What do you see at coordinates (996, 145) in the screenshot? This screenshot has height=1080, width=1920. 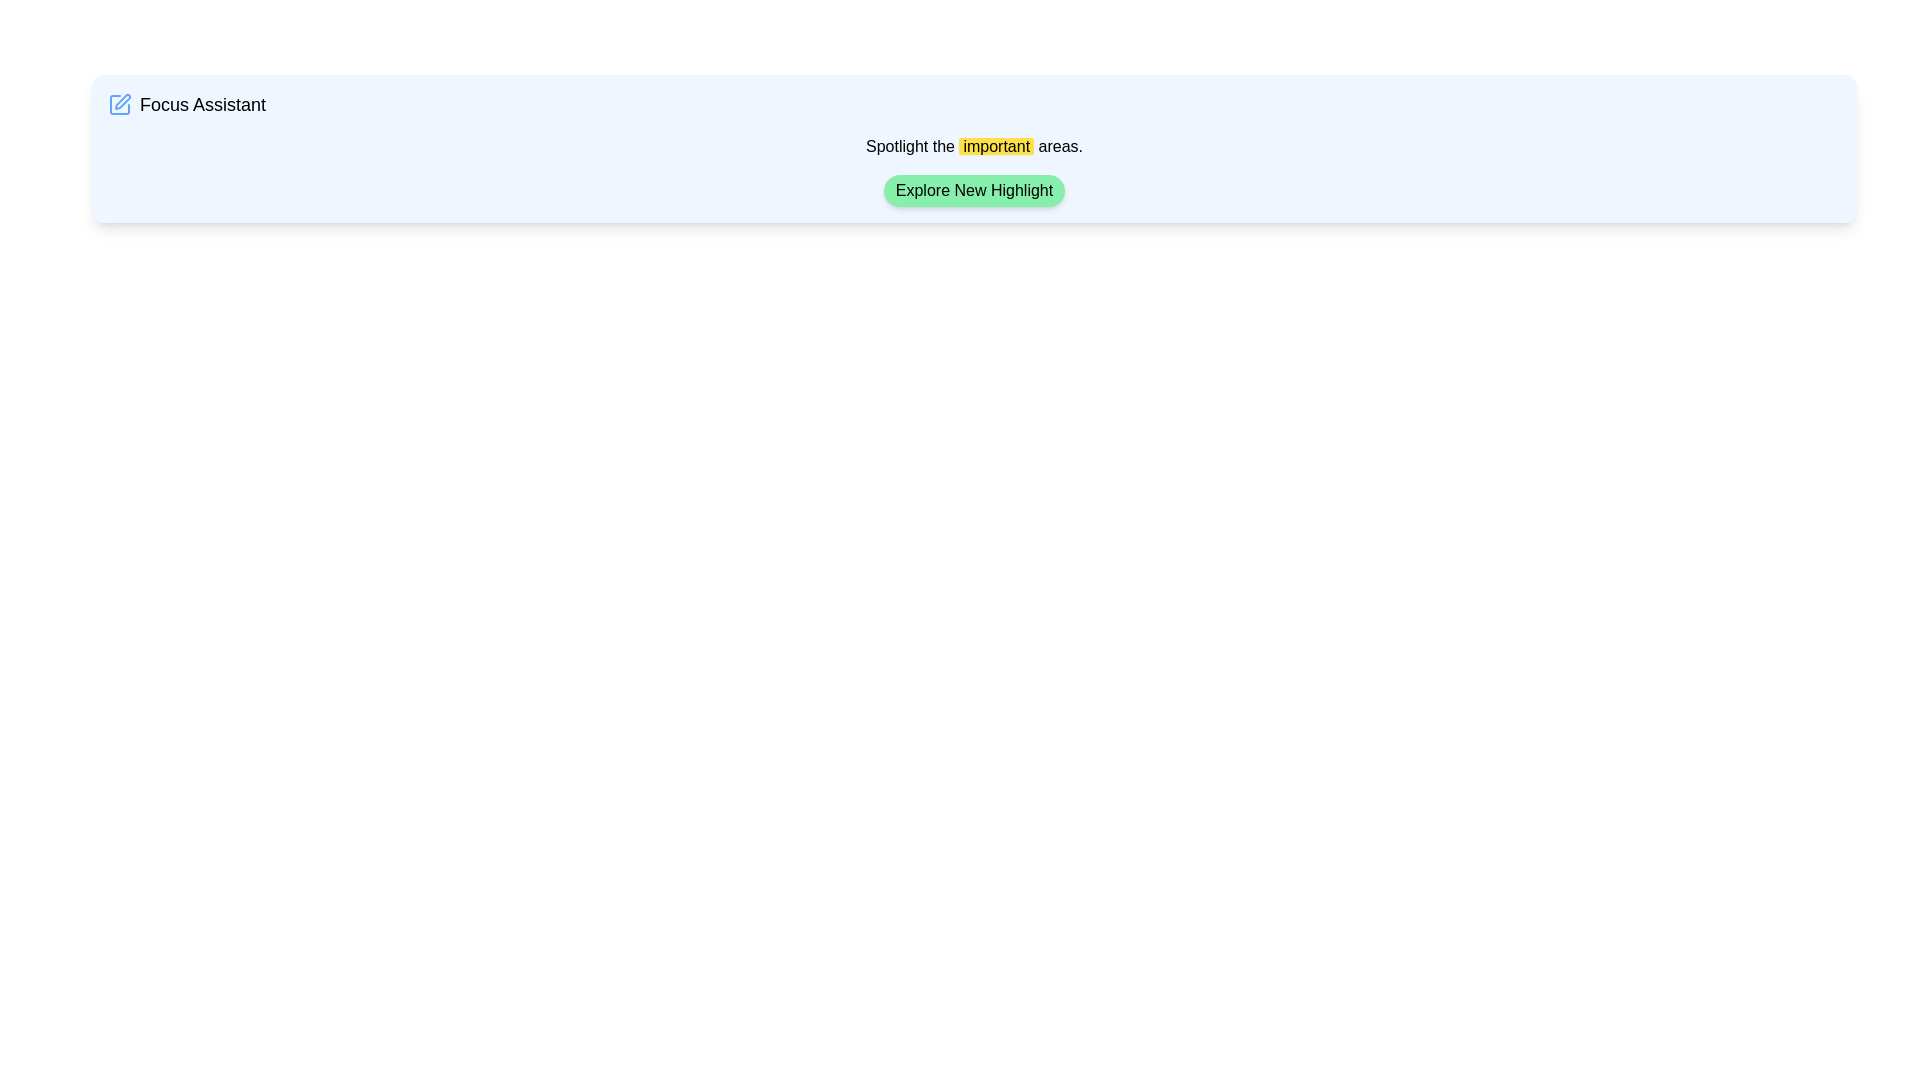 I see `the highlighted text 'important' which is bold, has a yellow background, rounded corners, and a subtle shadow effect, located between 'the' and 'areas.' in the sentence 'Spotlight the important areas.'` at bounding box center [996, 145].